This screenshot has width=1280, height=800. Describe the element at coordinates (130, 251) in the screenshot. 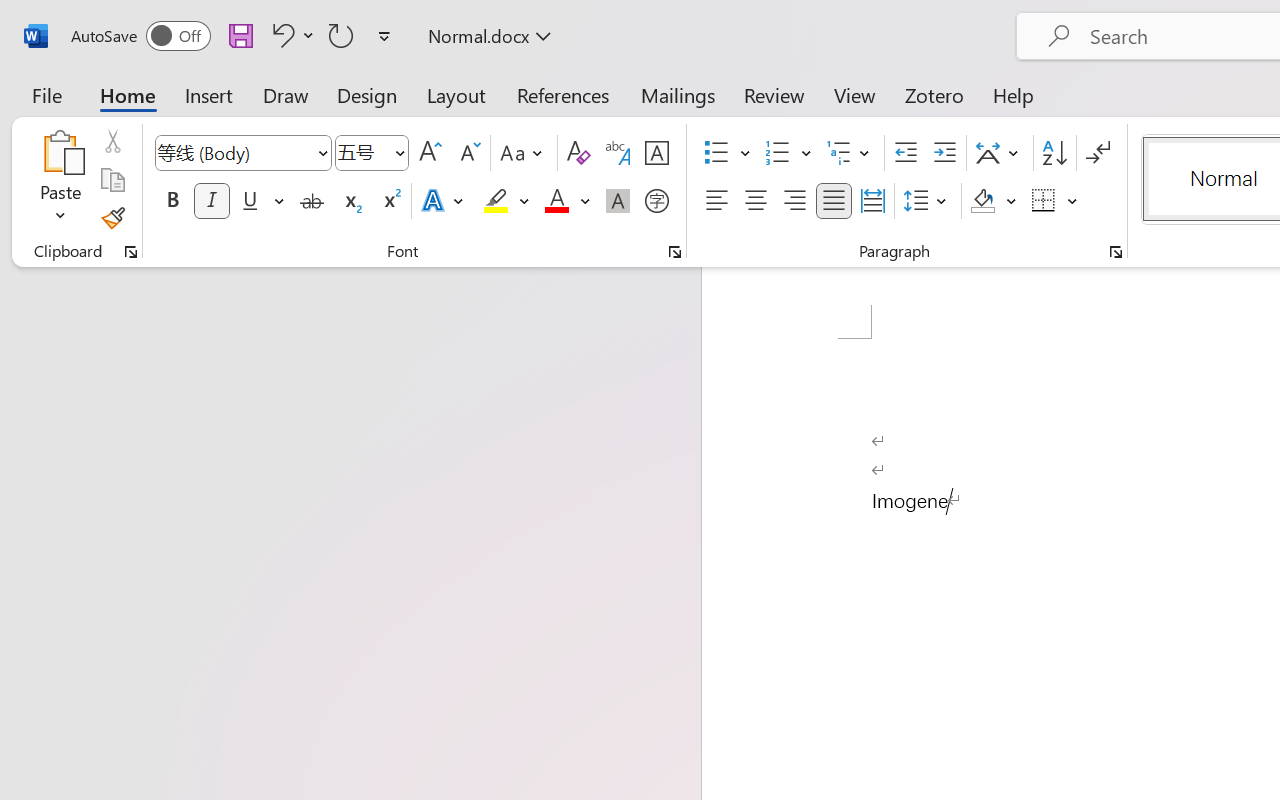

I see `'Office Clipboard...'` at that location.